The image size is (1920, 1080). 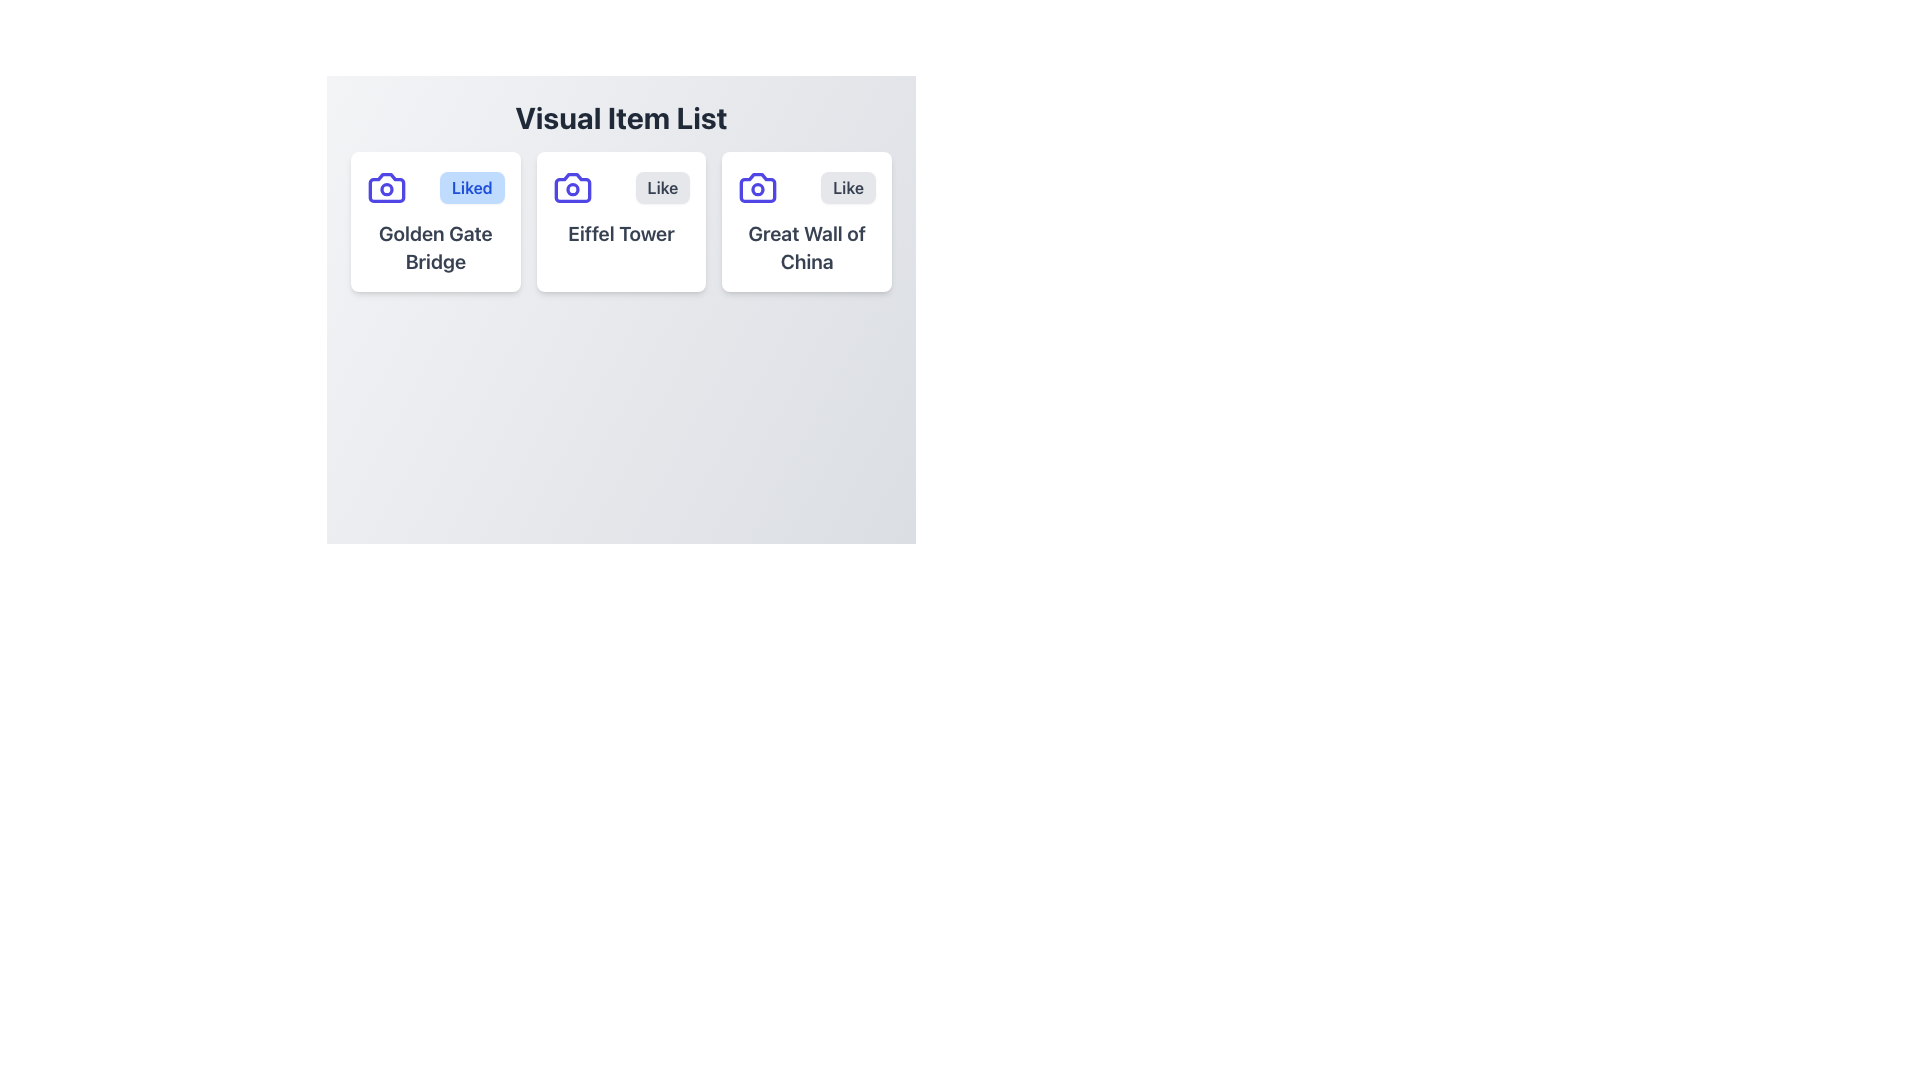 I want to click on the 'Like' button with a light gray background and bold dark gray text located in the second column under the 'Eiffel Tower' section, so click(x=662, y=188).